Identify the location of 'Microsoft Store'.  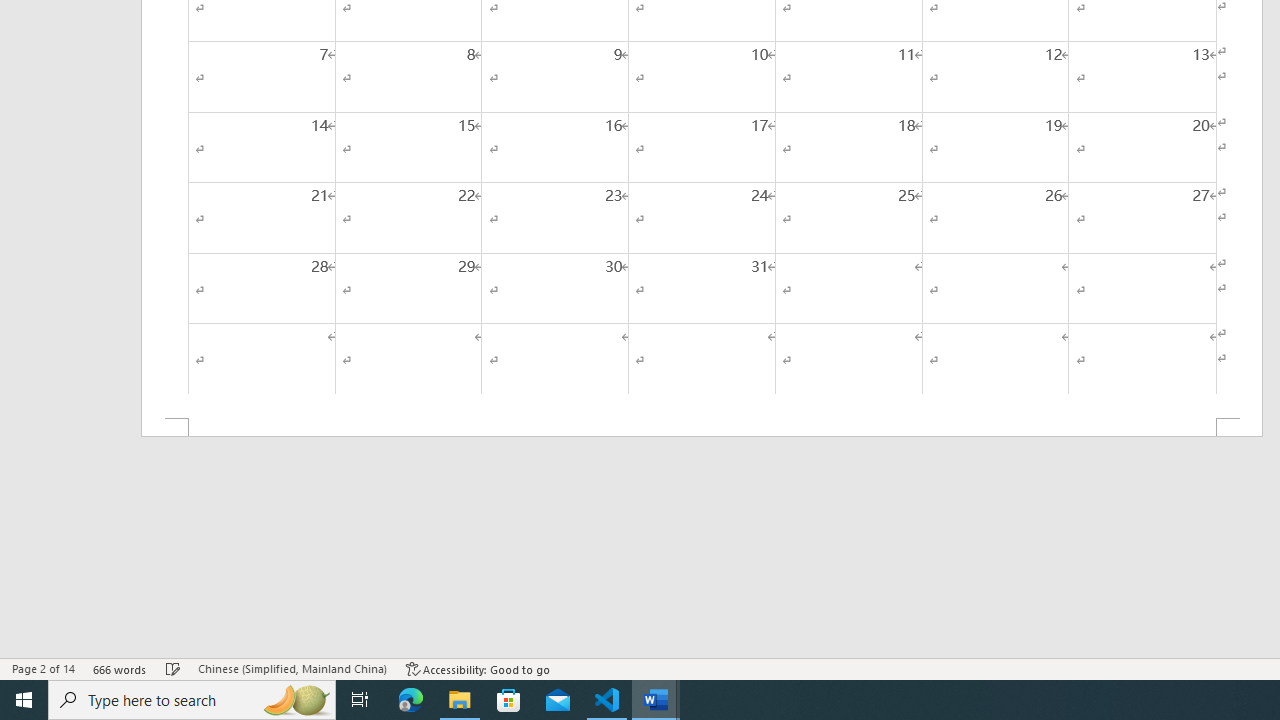
(509, 698).